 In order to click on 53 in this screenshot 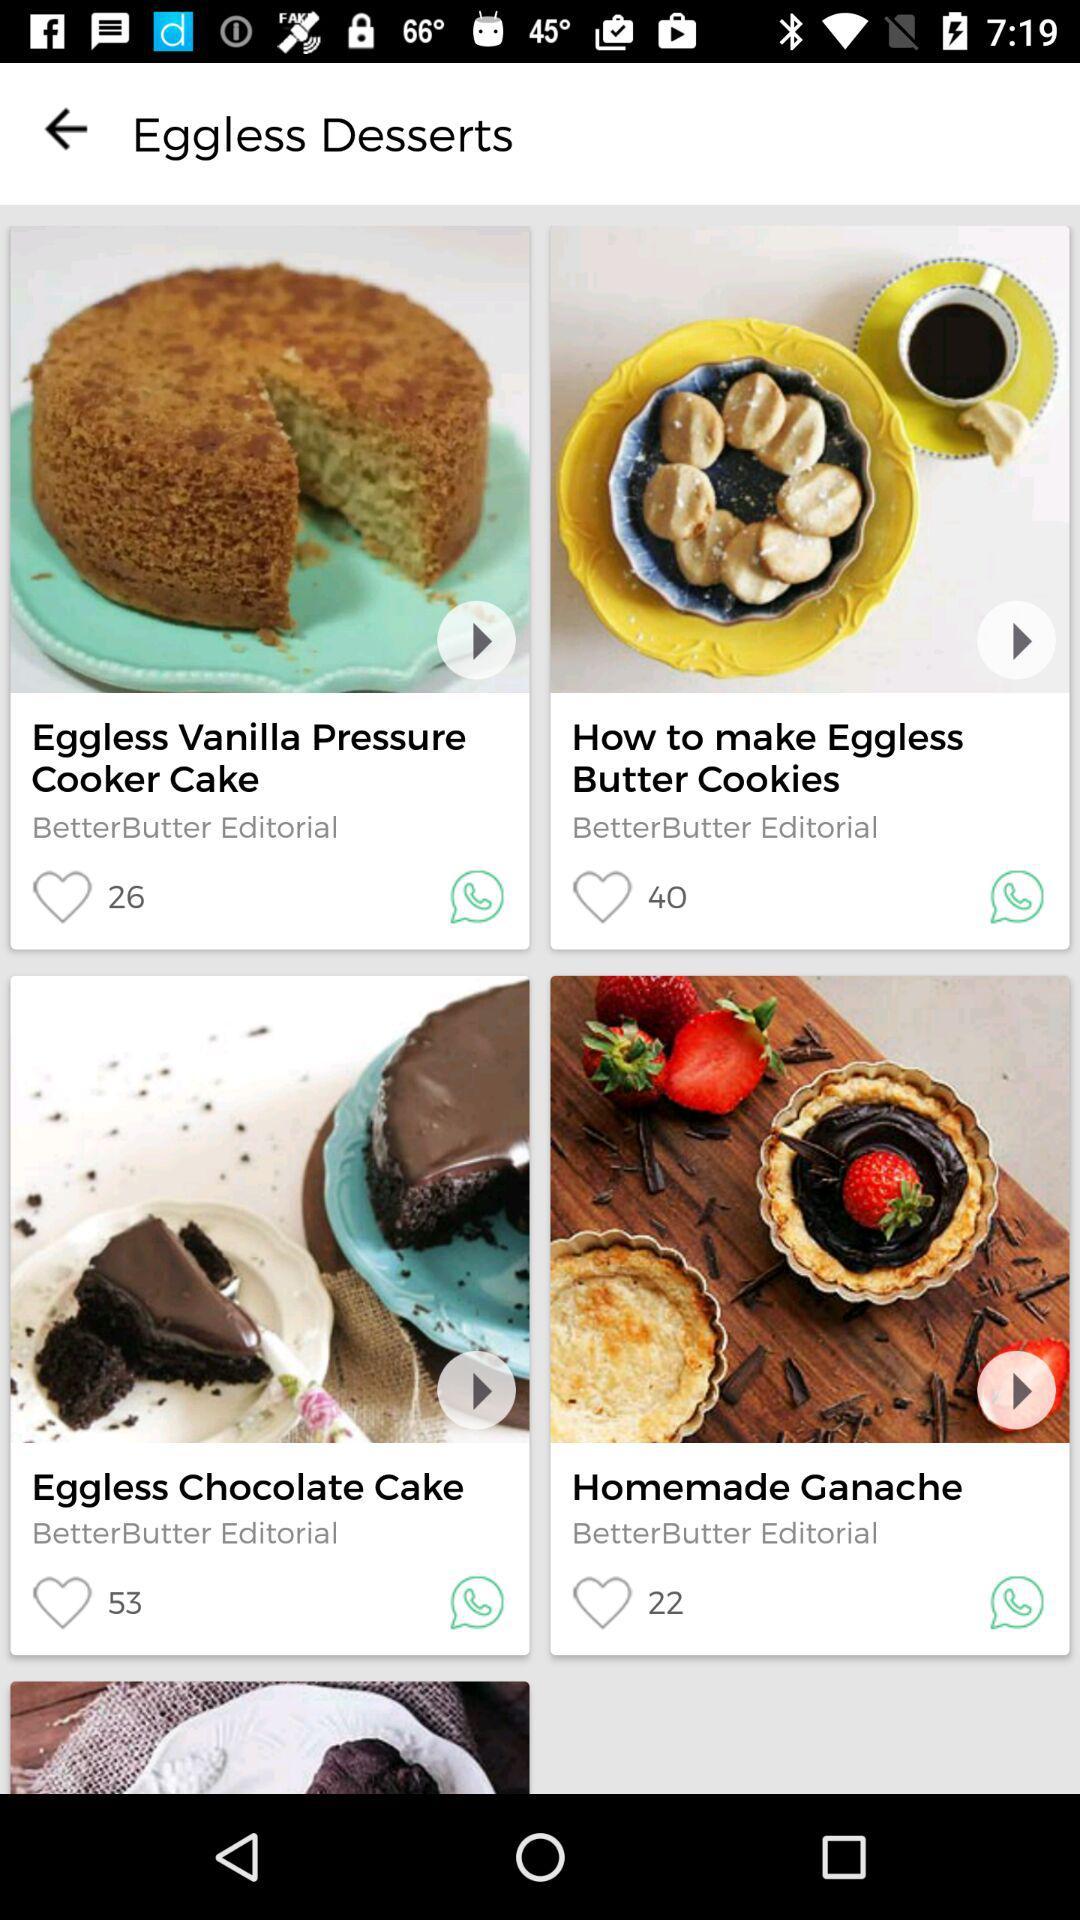, I will do `click(86, 1602)`.